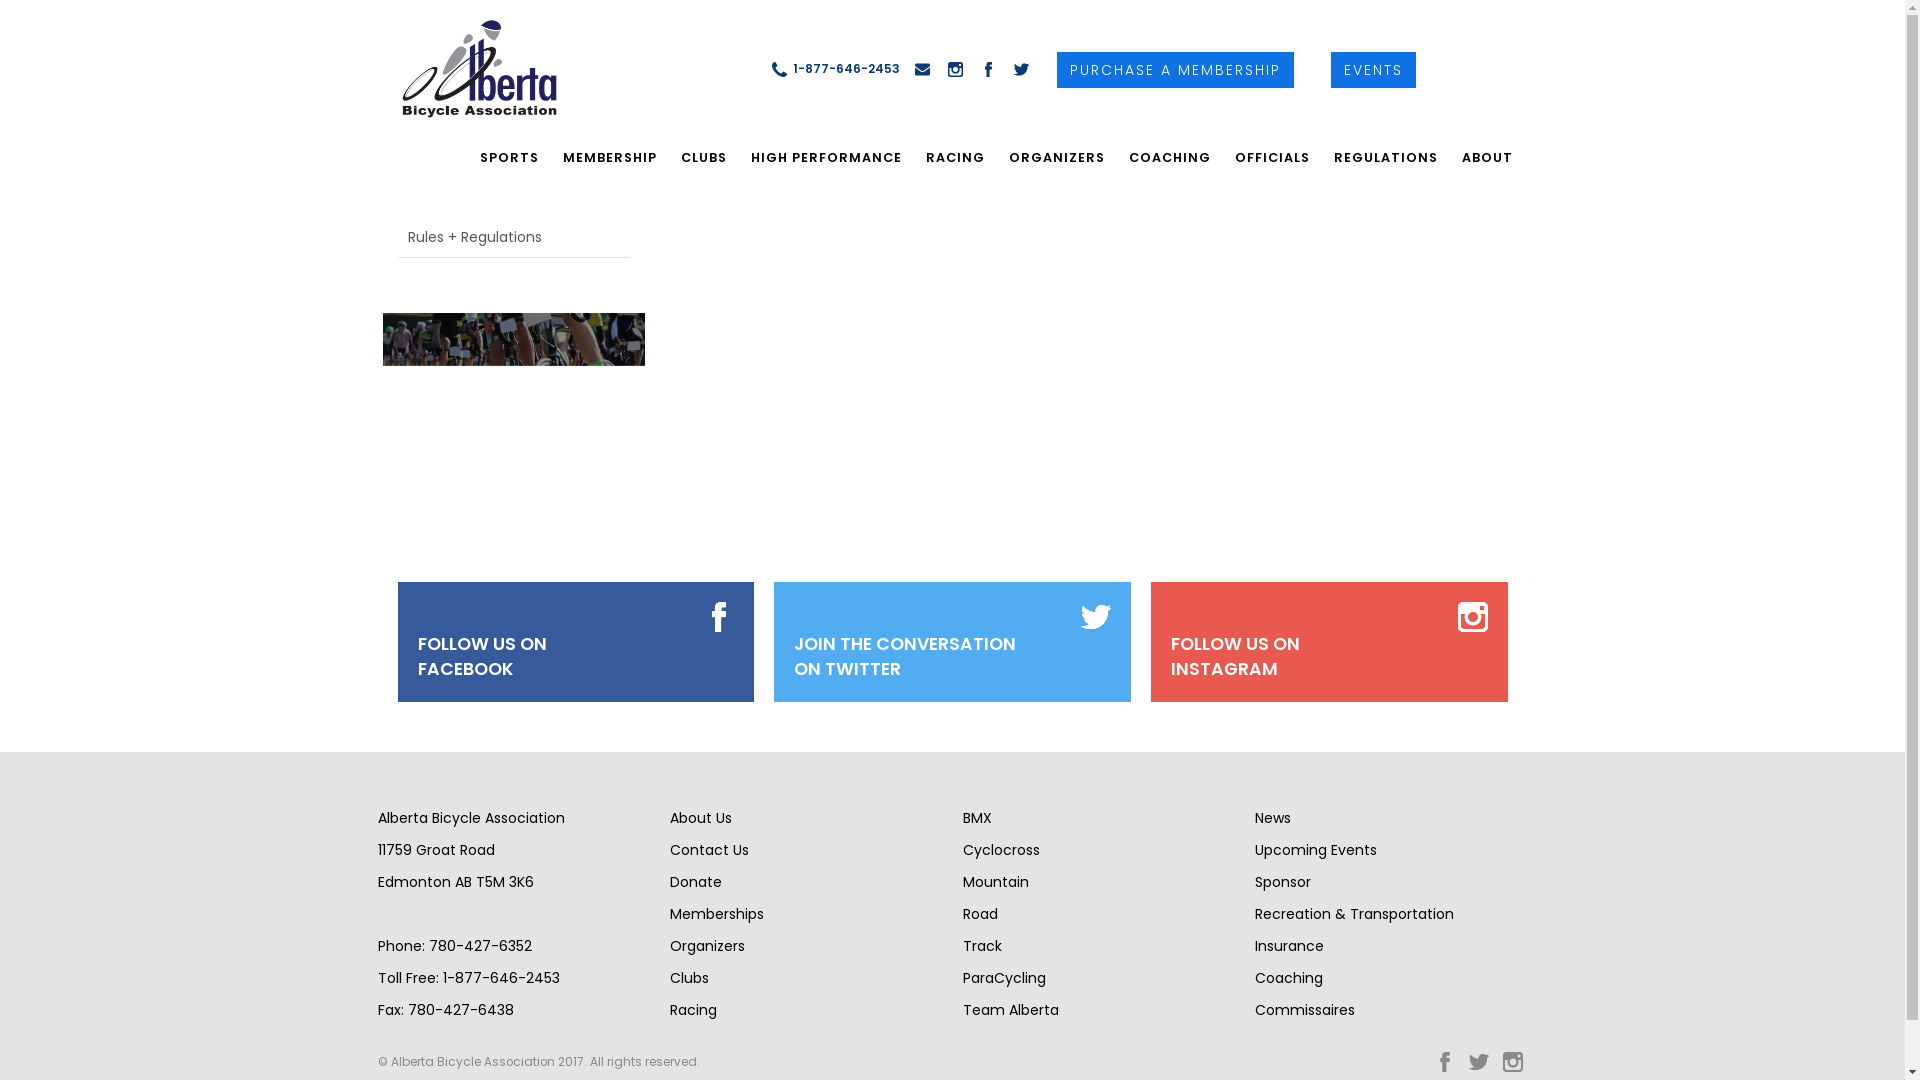 The height and width of the screenshot is (1080, 1920). I want to click on 'Sponsor', so click(1282, 881).